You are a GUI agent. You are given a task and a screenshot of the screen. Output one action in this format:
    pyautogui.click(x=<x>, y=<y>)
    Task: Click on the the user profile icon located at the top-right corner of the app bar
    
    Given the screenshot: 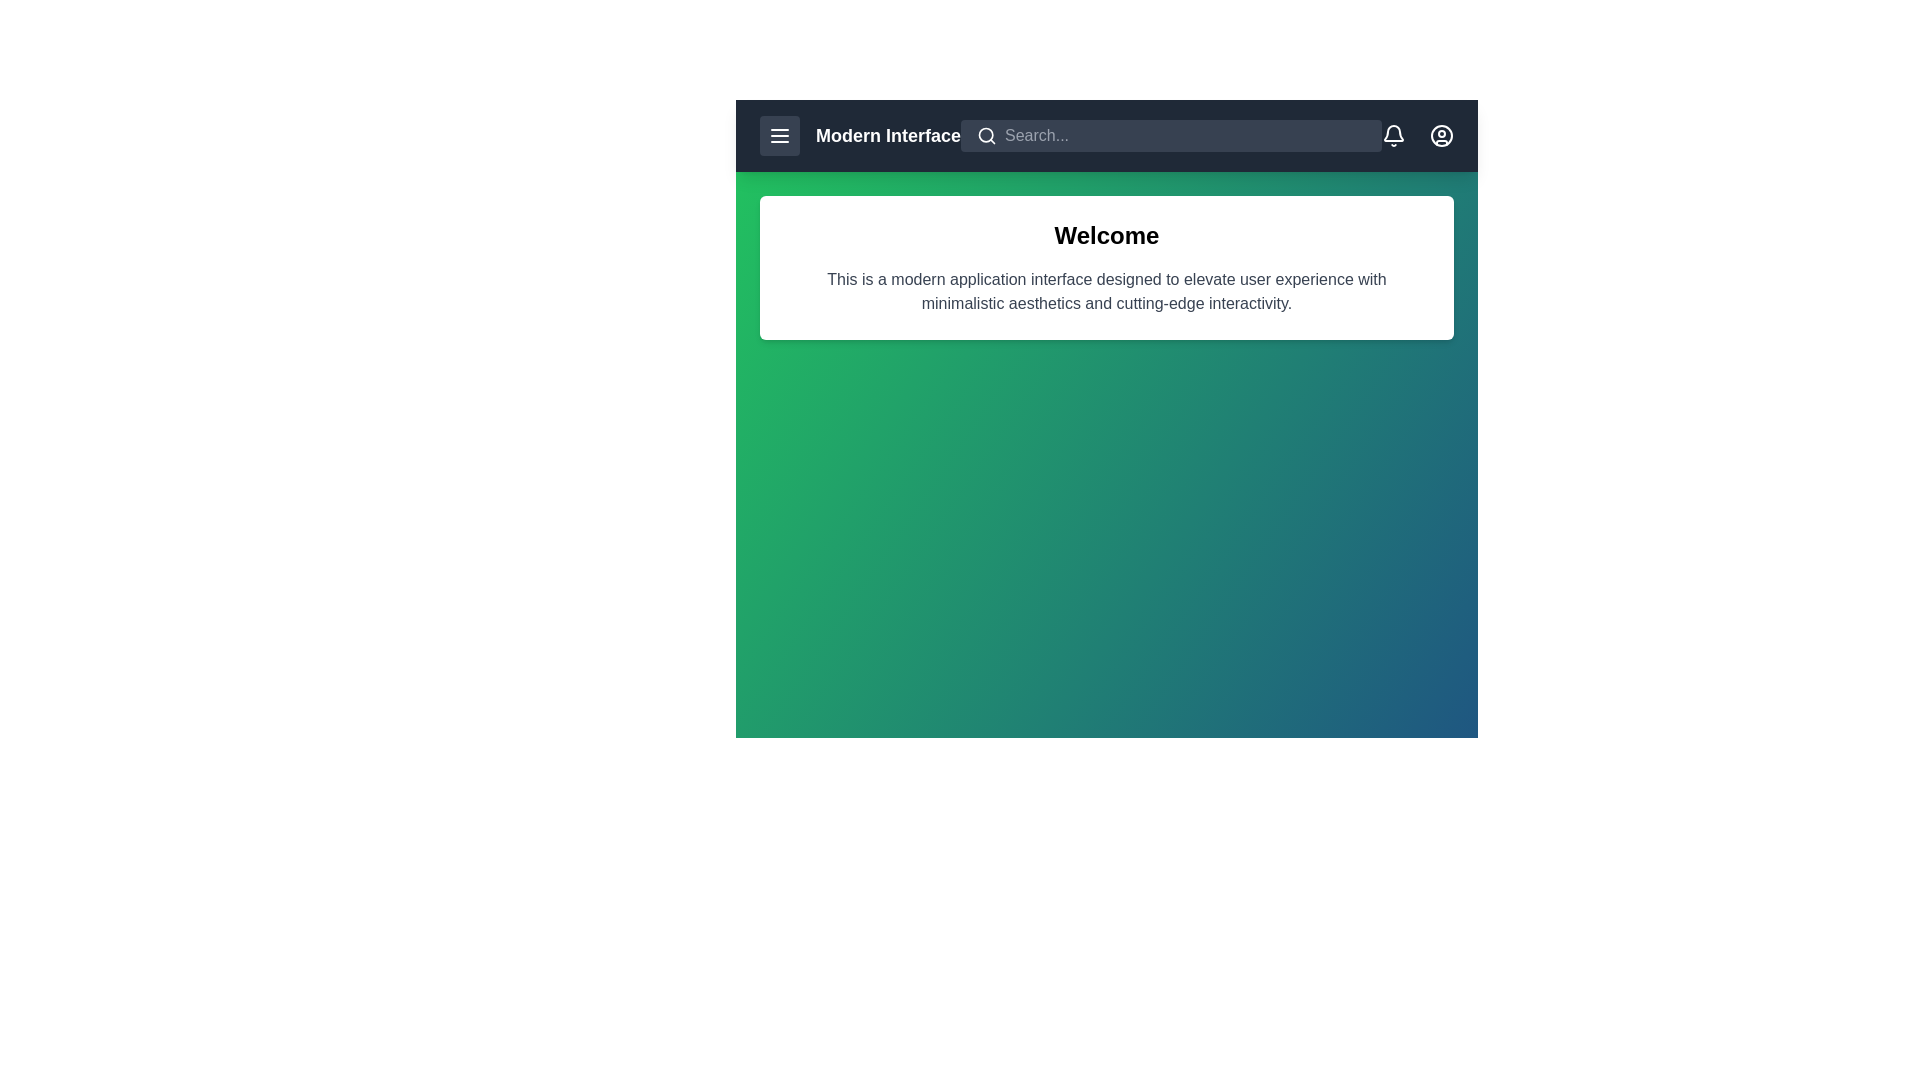 What is the action you would take?
    pyautogui.click(x=1441, y=135)
    